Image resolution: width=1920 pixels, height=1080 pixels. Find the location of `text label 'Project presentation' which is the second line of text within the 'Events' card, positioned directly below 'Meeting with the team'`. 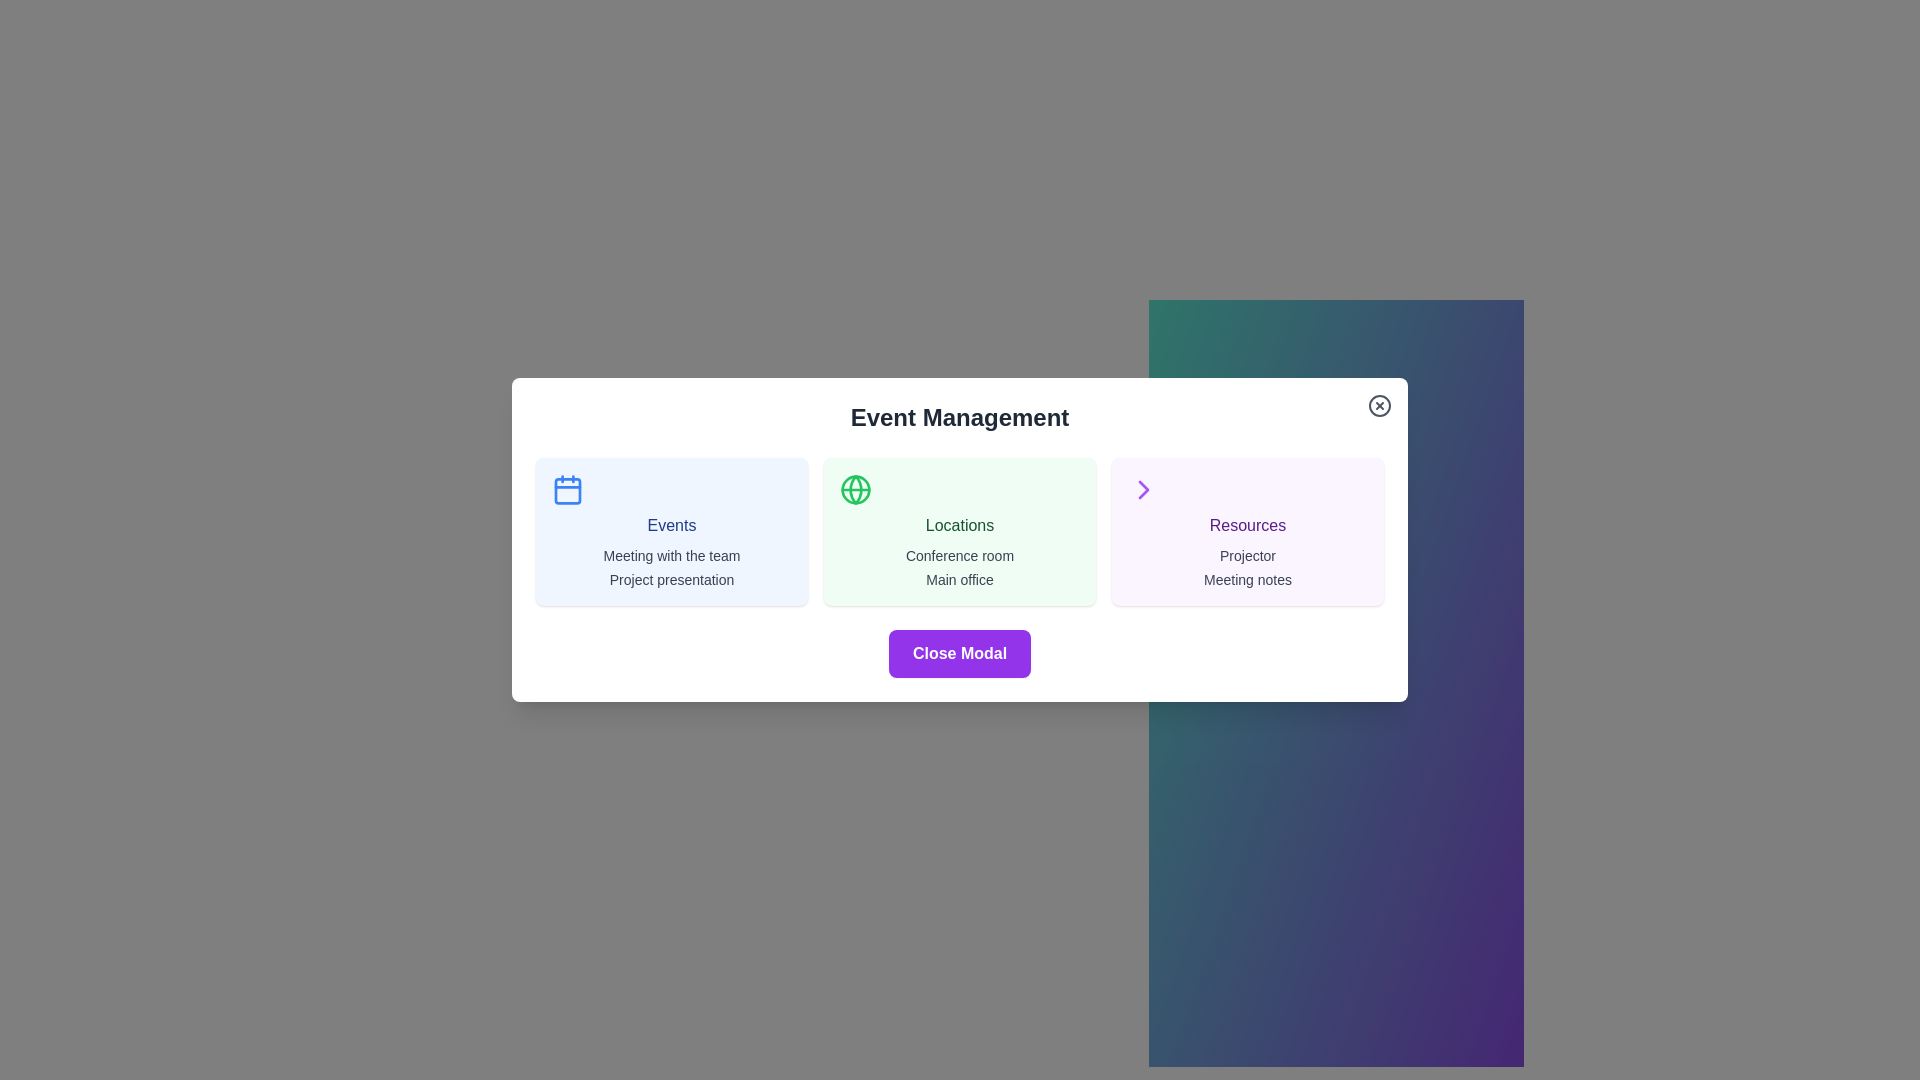

text label 'Project presentation' which is the second line of text within the 'Events' card, positioned directly below 'Meeting with the team' is located at coordinates (672, 579).